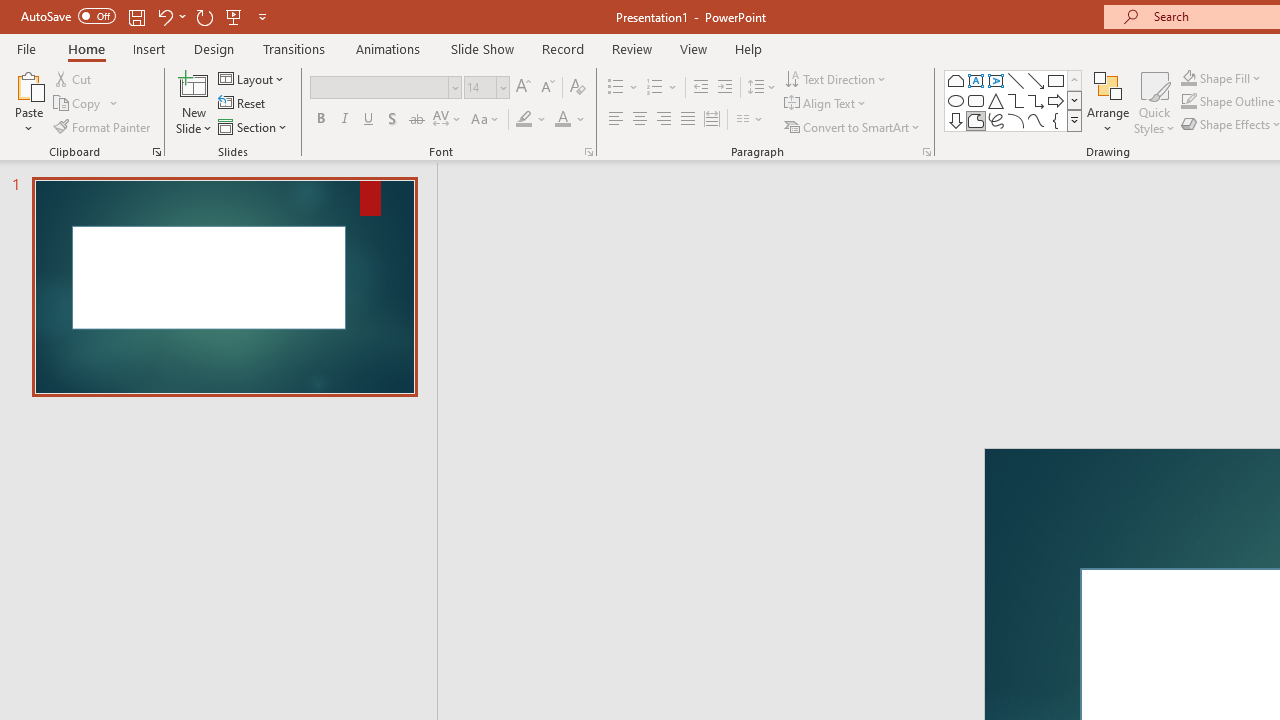 Image resolution: width=1280 pixels, height=720 pixels. What do you see at coordinates (1220, 77) in the screenshot?
I see `'Shape Fill'` at bounding box center [1220, 77].